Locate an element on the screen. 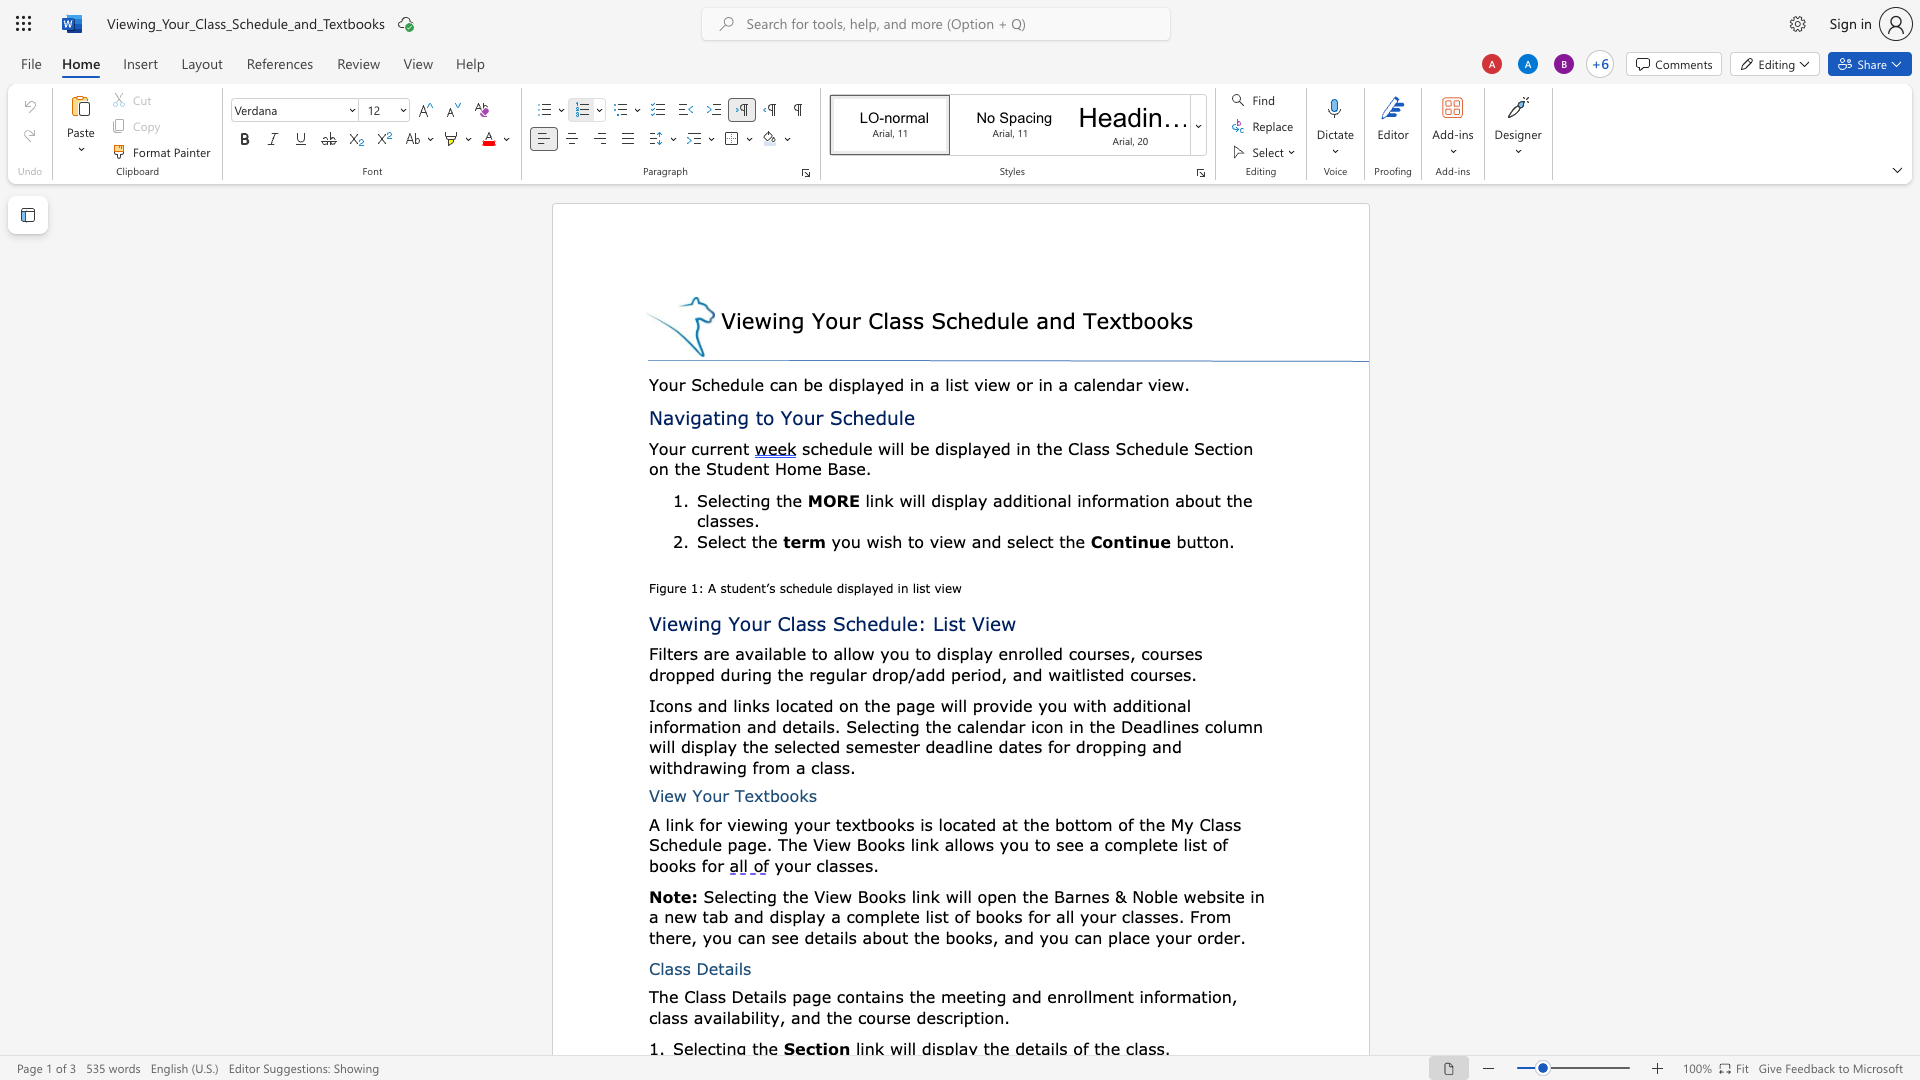 The height and width of the screenshot is (1080, 1920). the space between the continuous character "i" and "n" in the text is located at coordinates (742, 704).